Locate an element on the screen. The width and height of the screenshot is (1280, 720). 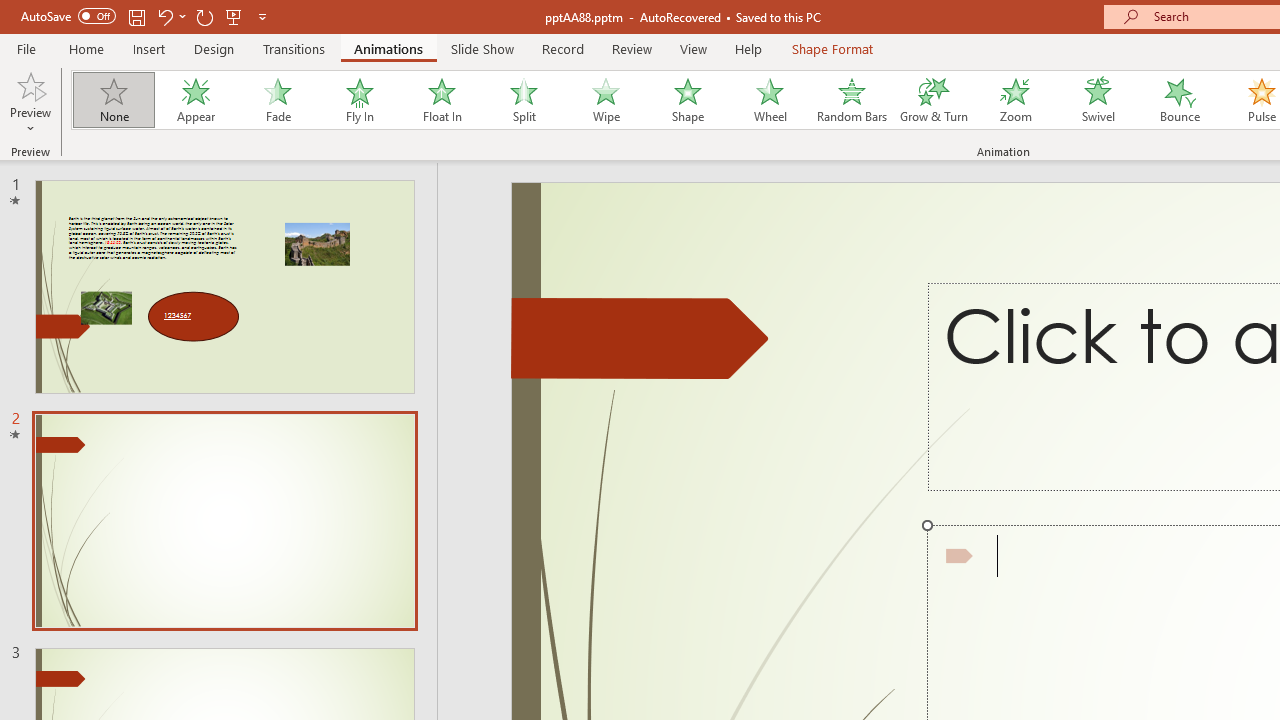
'Float In' is located at coordinates (440, 100).